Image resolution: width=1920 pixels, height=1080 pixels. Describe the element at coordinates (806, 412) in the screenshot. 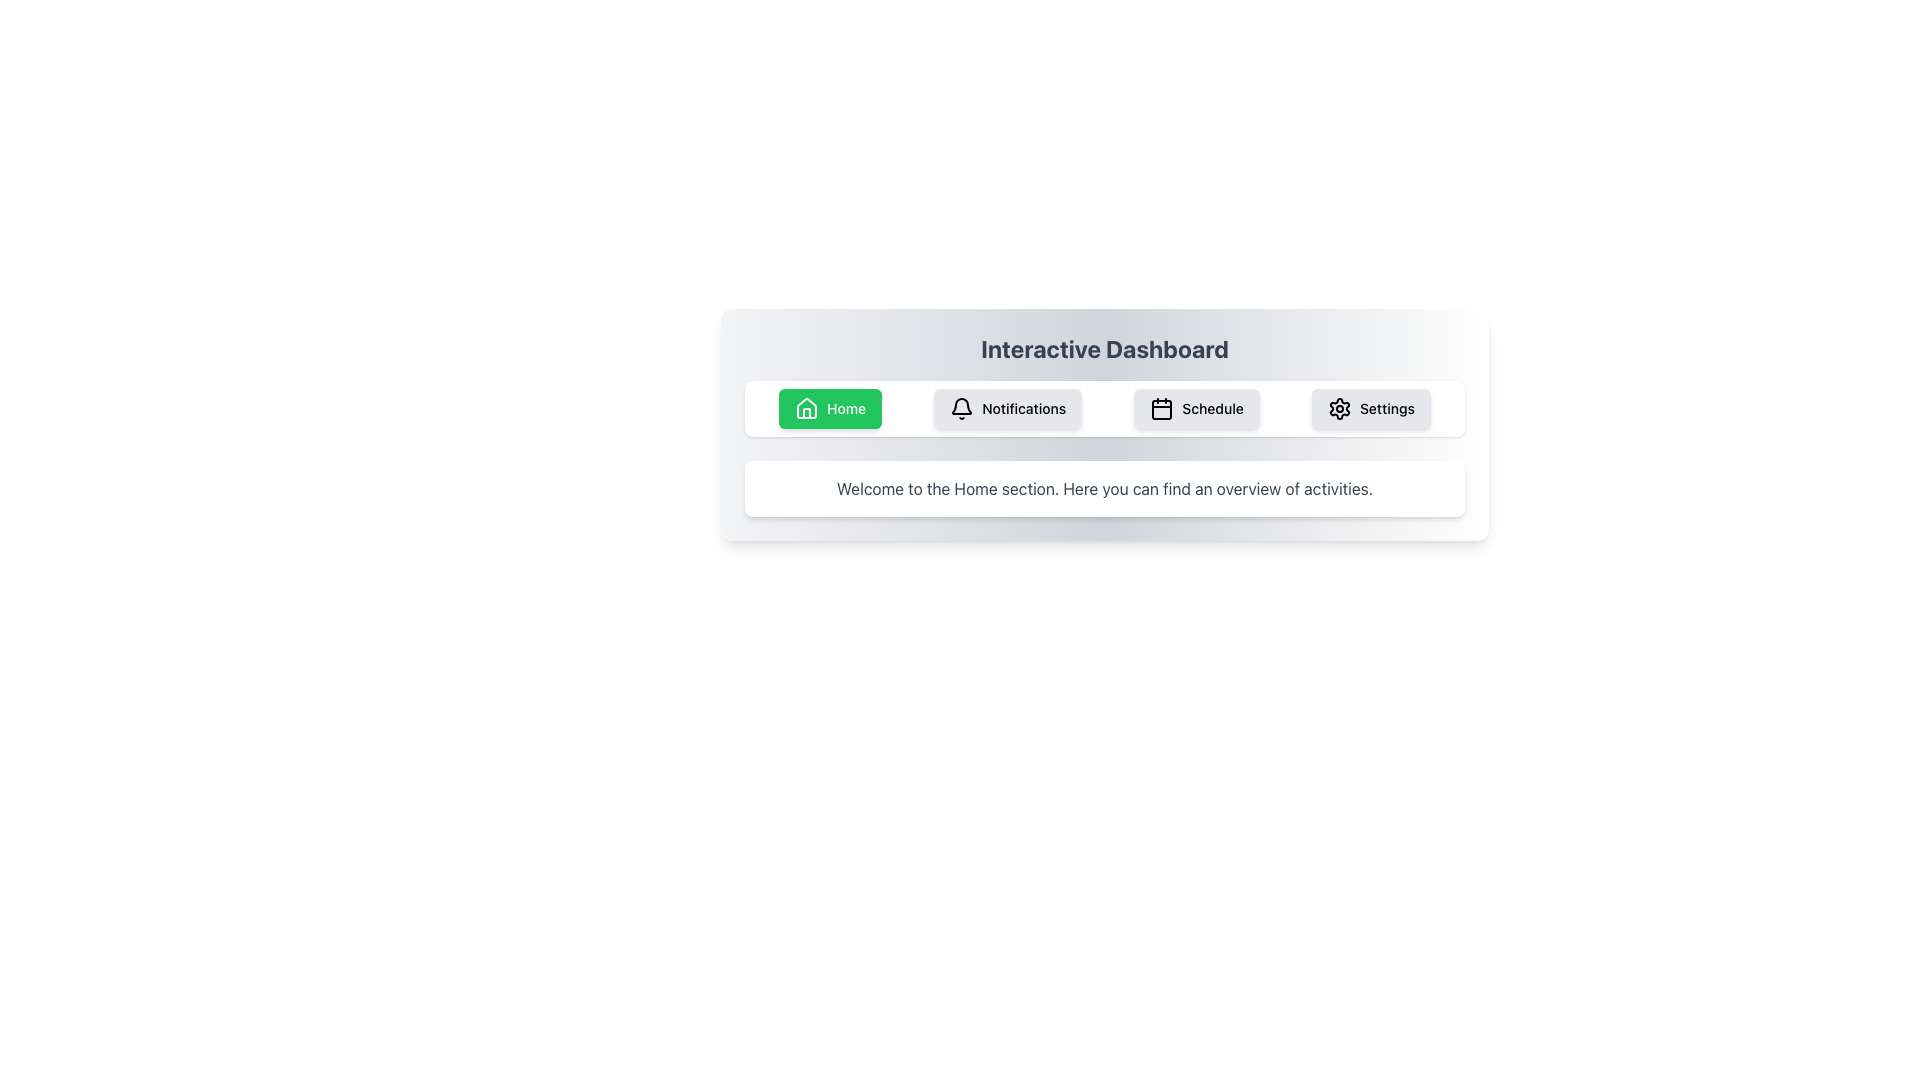

I see `the 'Home' button located in the top navigation bar, which contains the house icon with a smaller door segment` at that location.